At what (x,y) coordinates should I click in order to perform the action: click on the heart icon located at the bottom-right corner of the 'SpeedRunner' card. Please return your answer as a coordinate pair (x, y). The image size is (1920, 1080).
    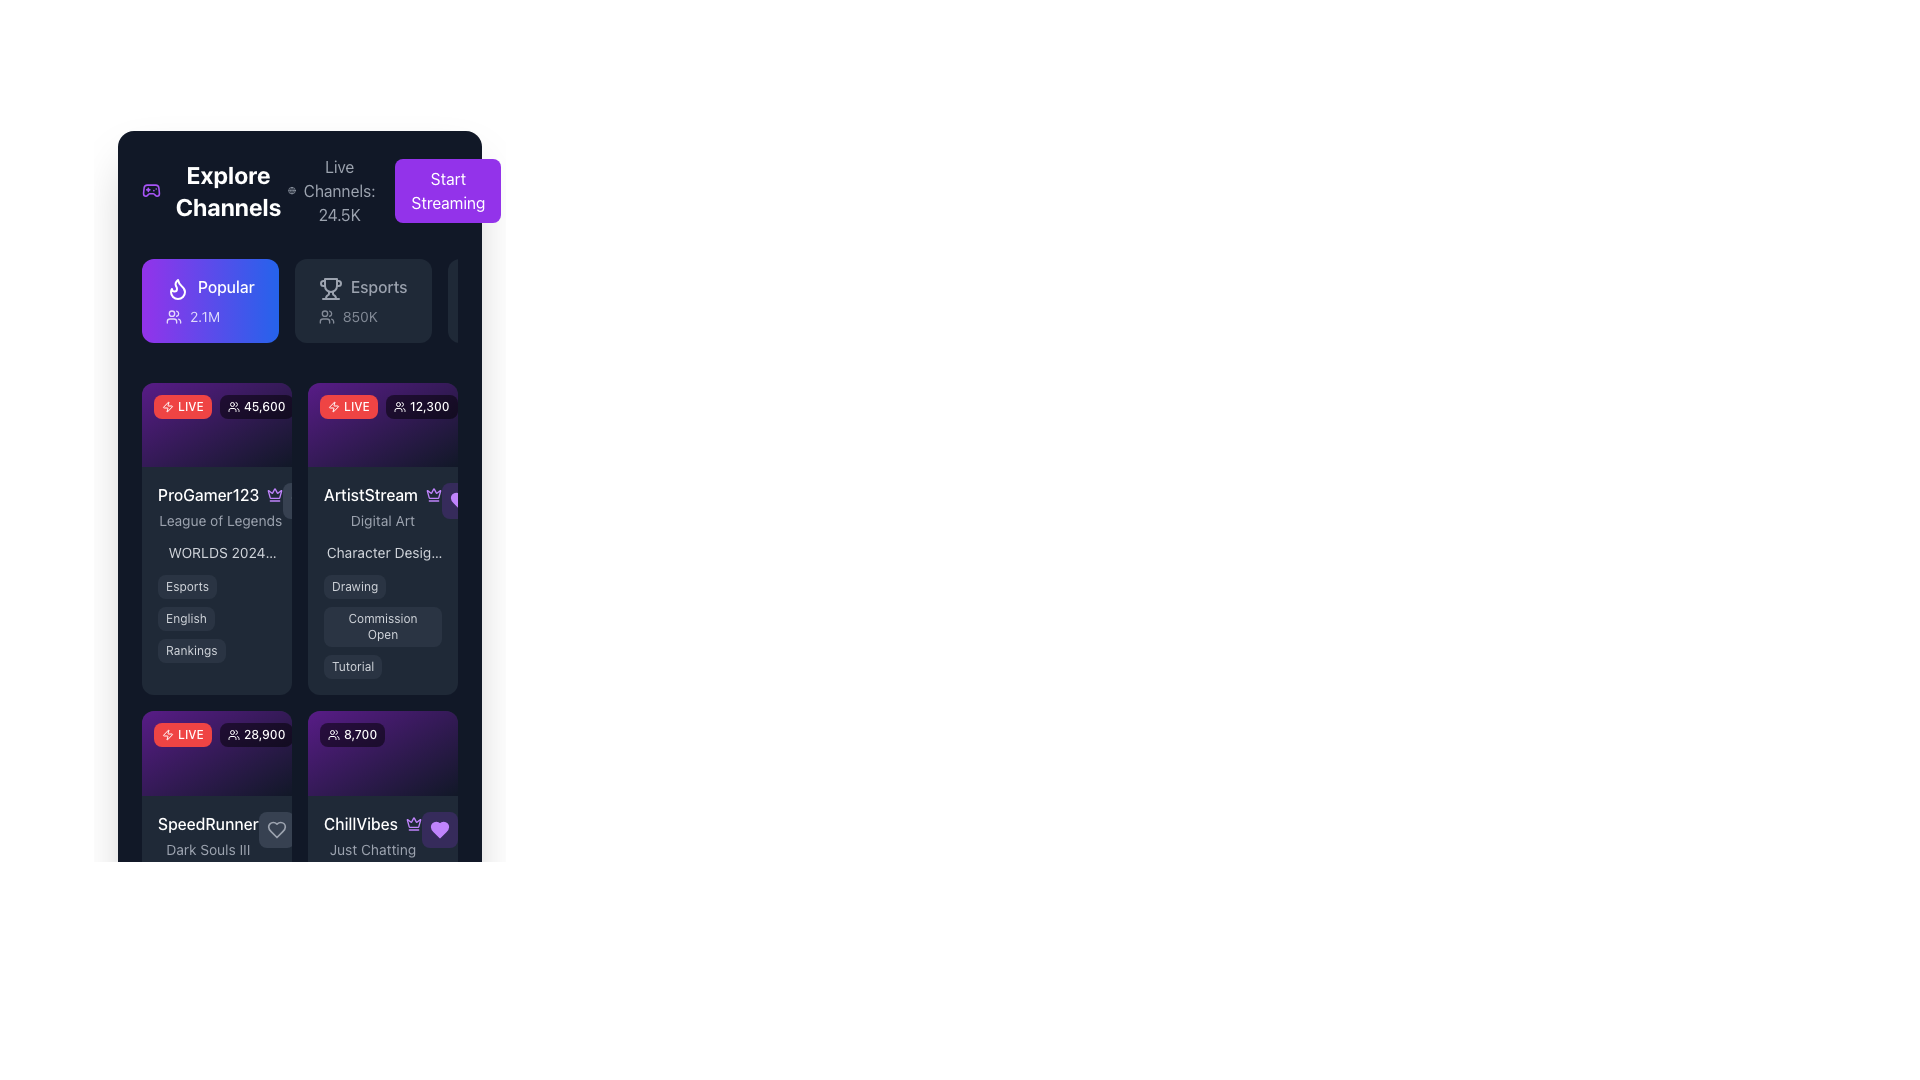
    Looking at the image, I should click on (275, 829).